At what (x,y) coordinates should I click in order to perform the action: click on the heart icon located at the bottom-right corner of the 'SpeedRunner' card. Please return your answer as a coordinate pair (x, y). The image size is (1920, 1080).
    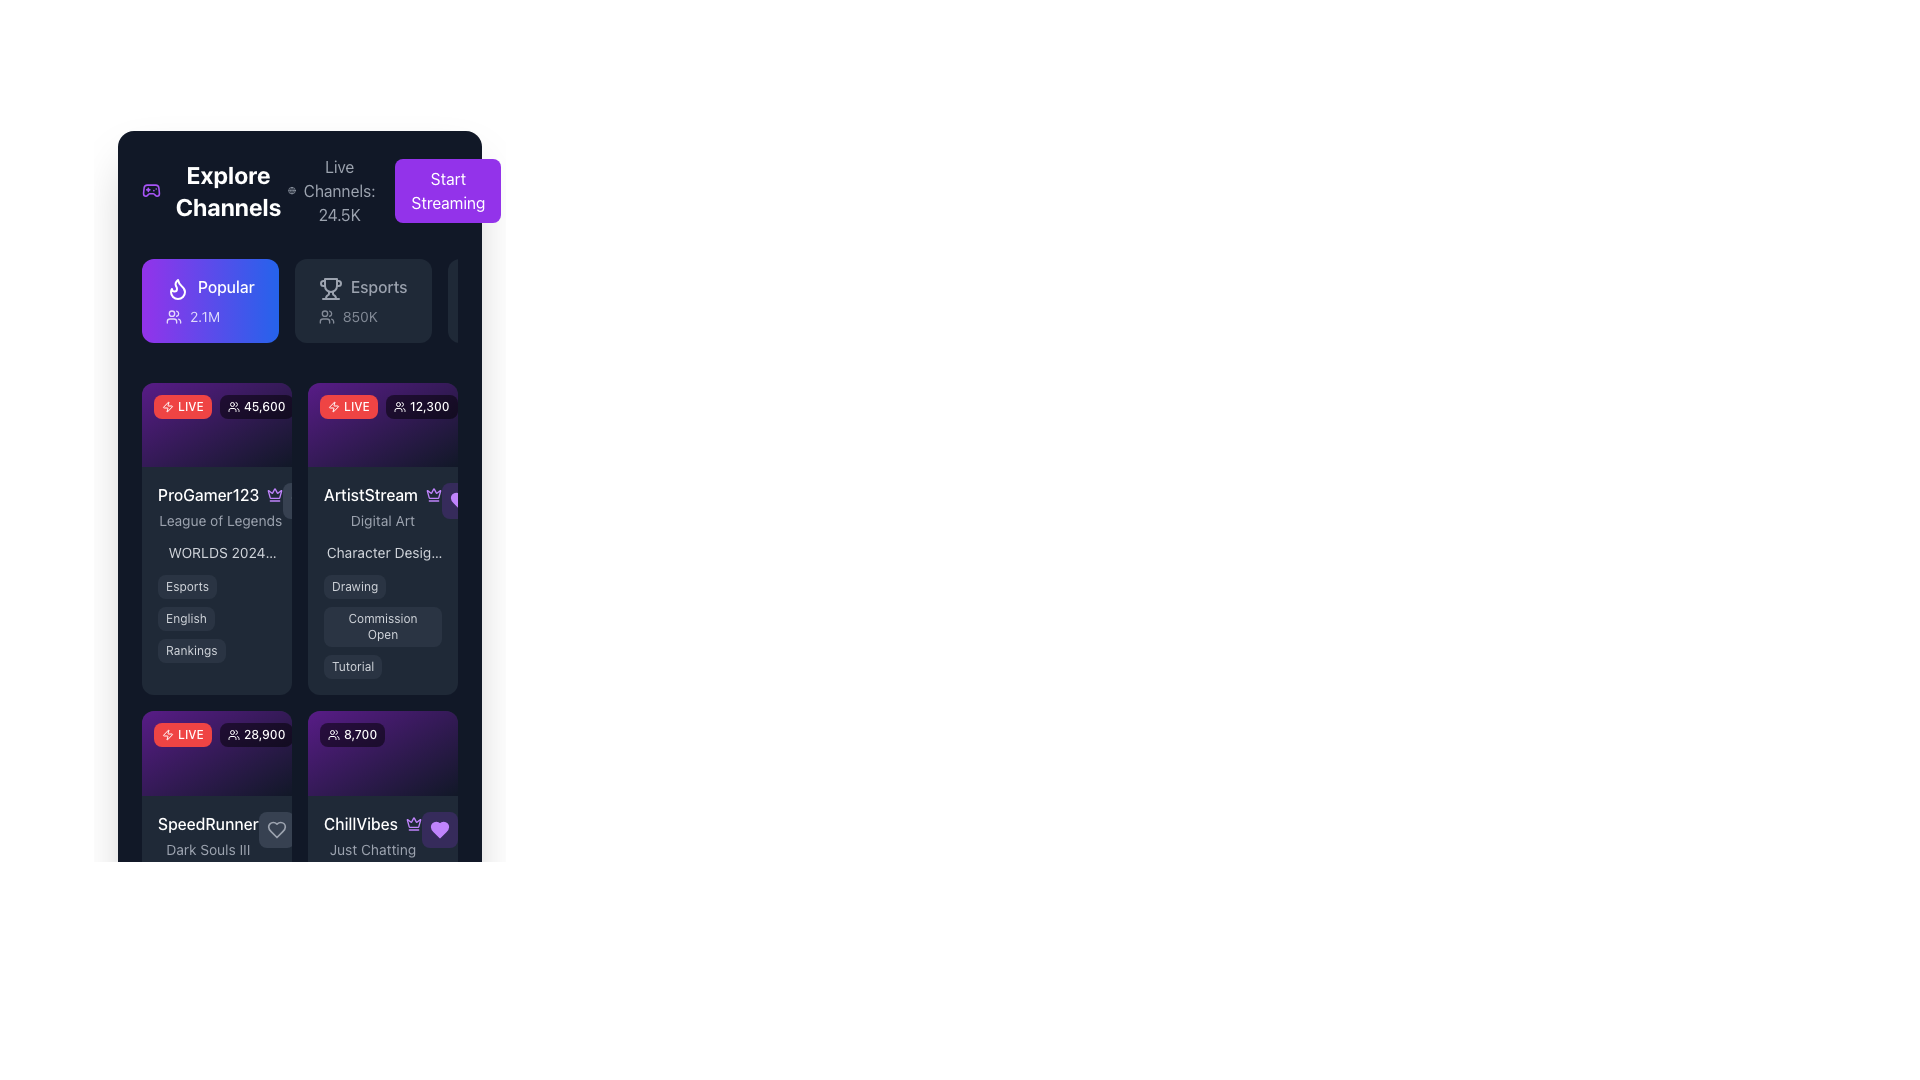
    Looking at the image, I should click on (275, 829).